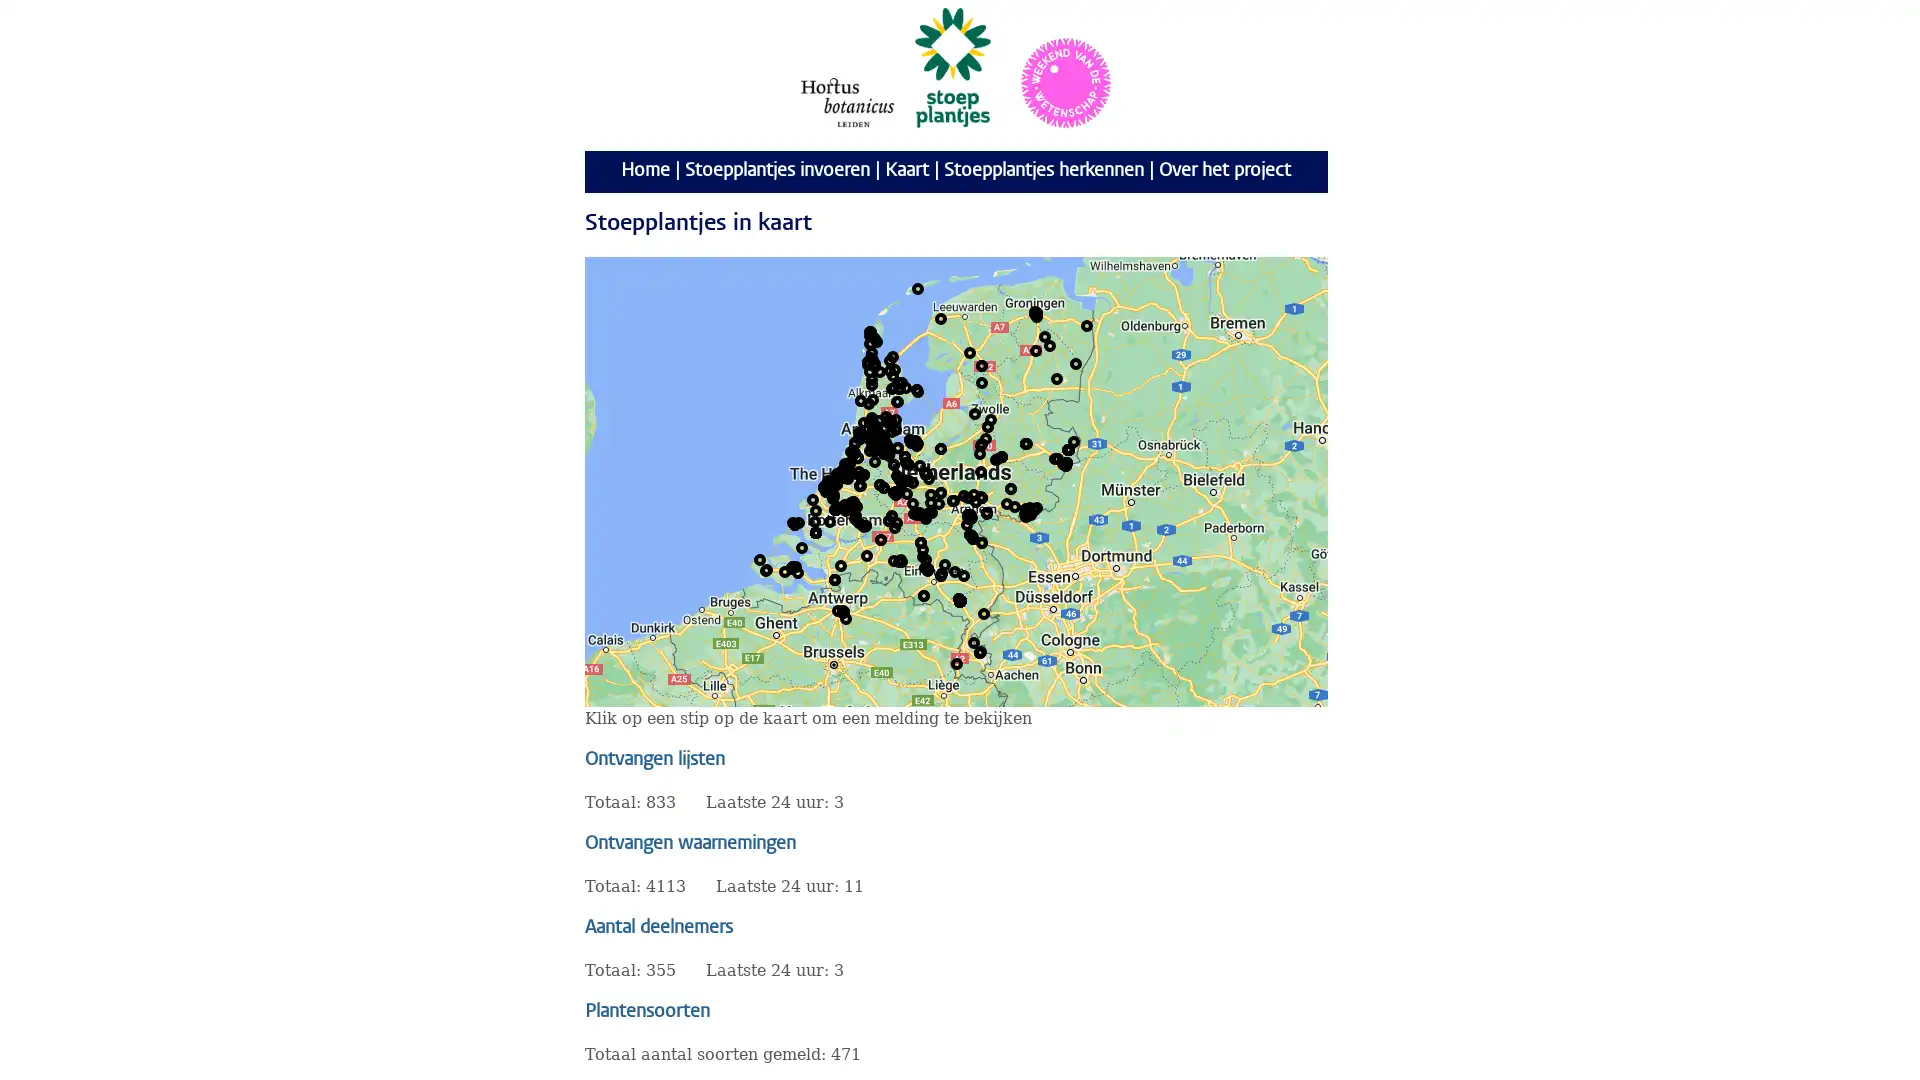 The width and height of the screenshot is (1920, 1080). What do you see at coordinates (836, 474) in the screenshot?
I see `Telling van Esther op 30 mei 2022` at bounding box center [836, 474].